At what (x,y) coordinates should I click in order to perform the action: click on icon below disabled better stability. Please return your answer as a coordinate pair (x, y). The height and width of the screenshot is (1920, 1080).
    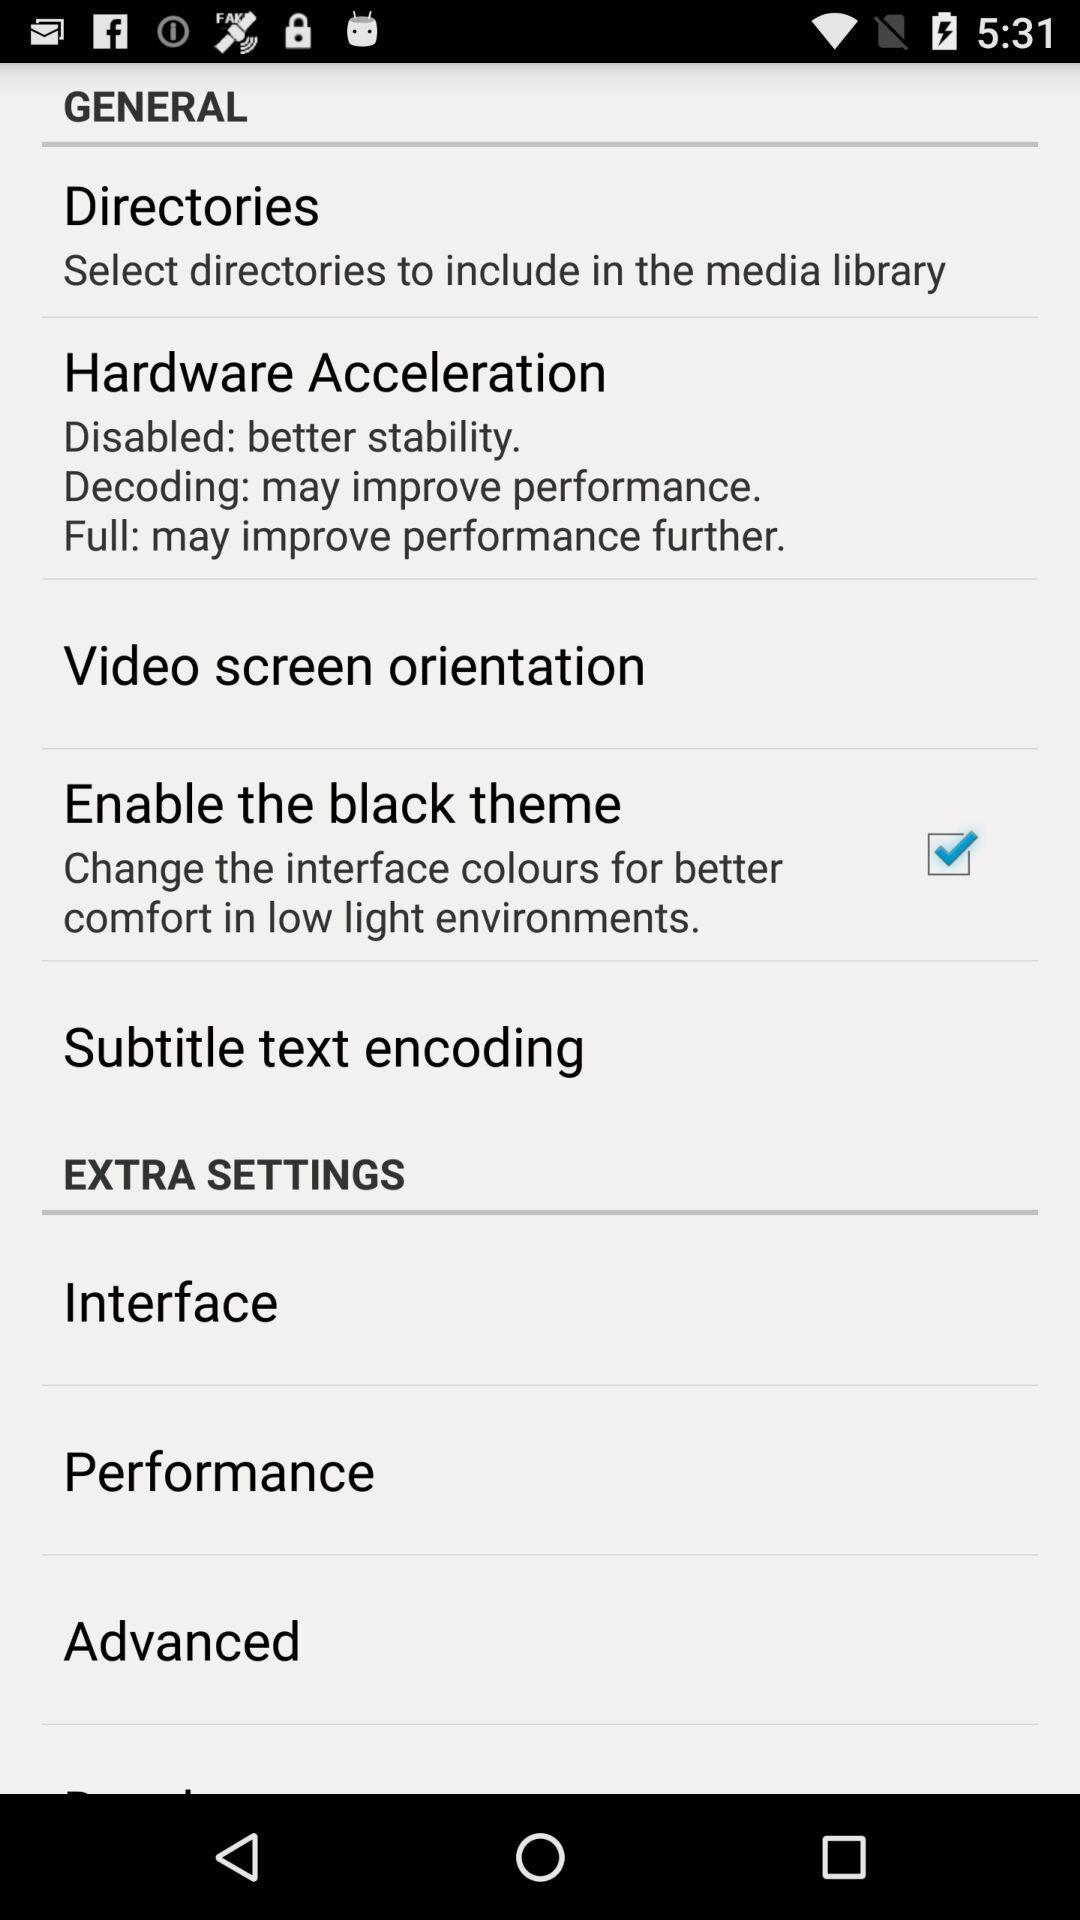
    Looking at the image, I should click on (353, 663).